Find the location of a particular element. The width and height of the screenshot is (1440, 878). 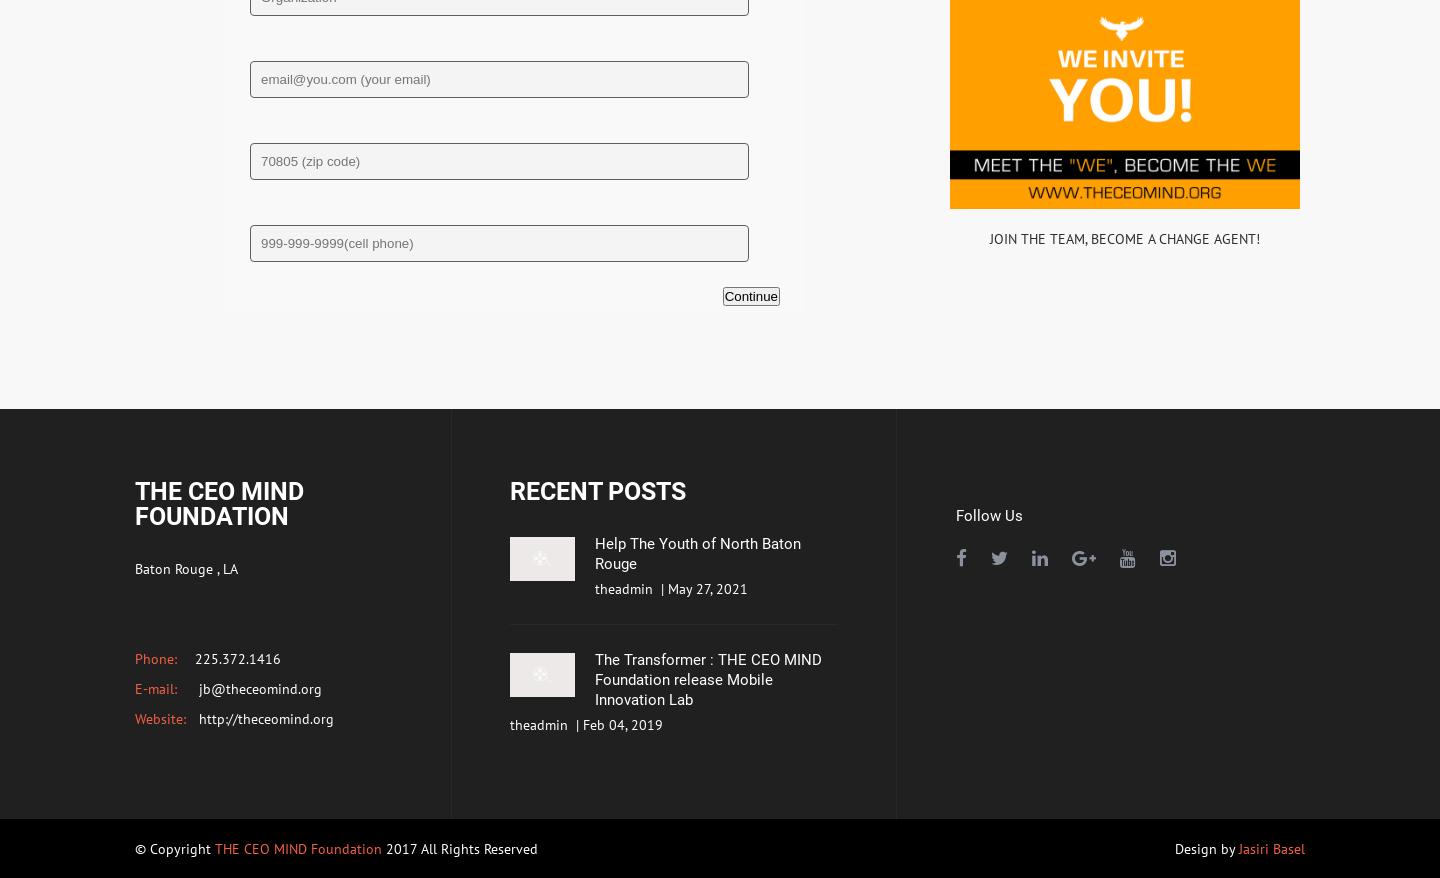

'JOIN THE TEAM, BECOME A CHANGE AGENT!' is located at coordinates (1123, 238).